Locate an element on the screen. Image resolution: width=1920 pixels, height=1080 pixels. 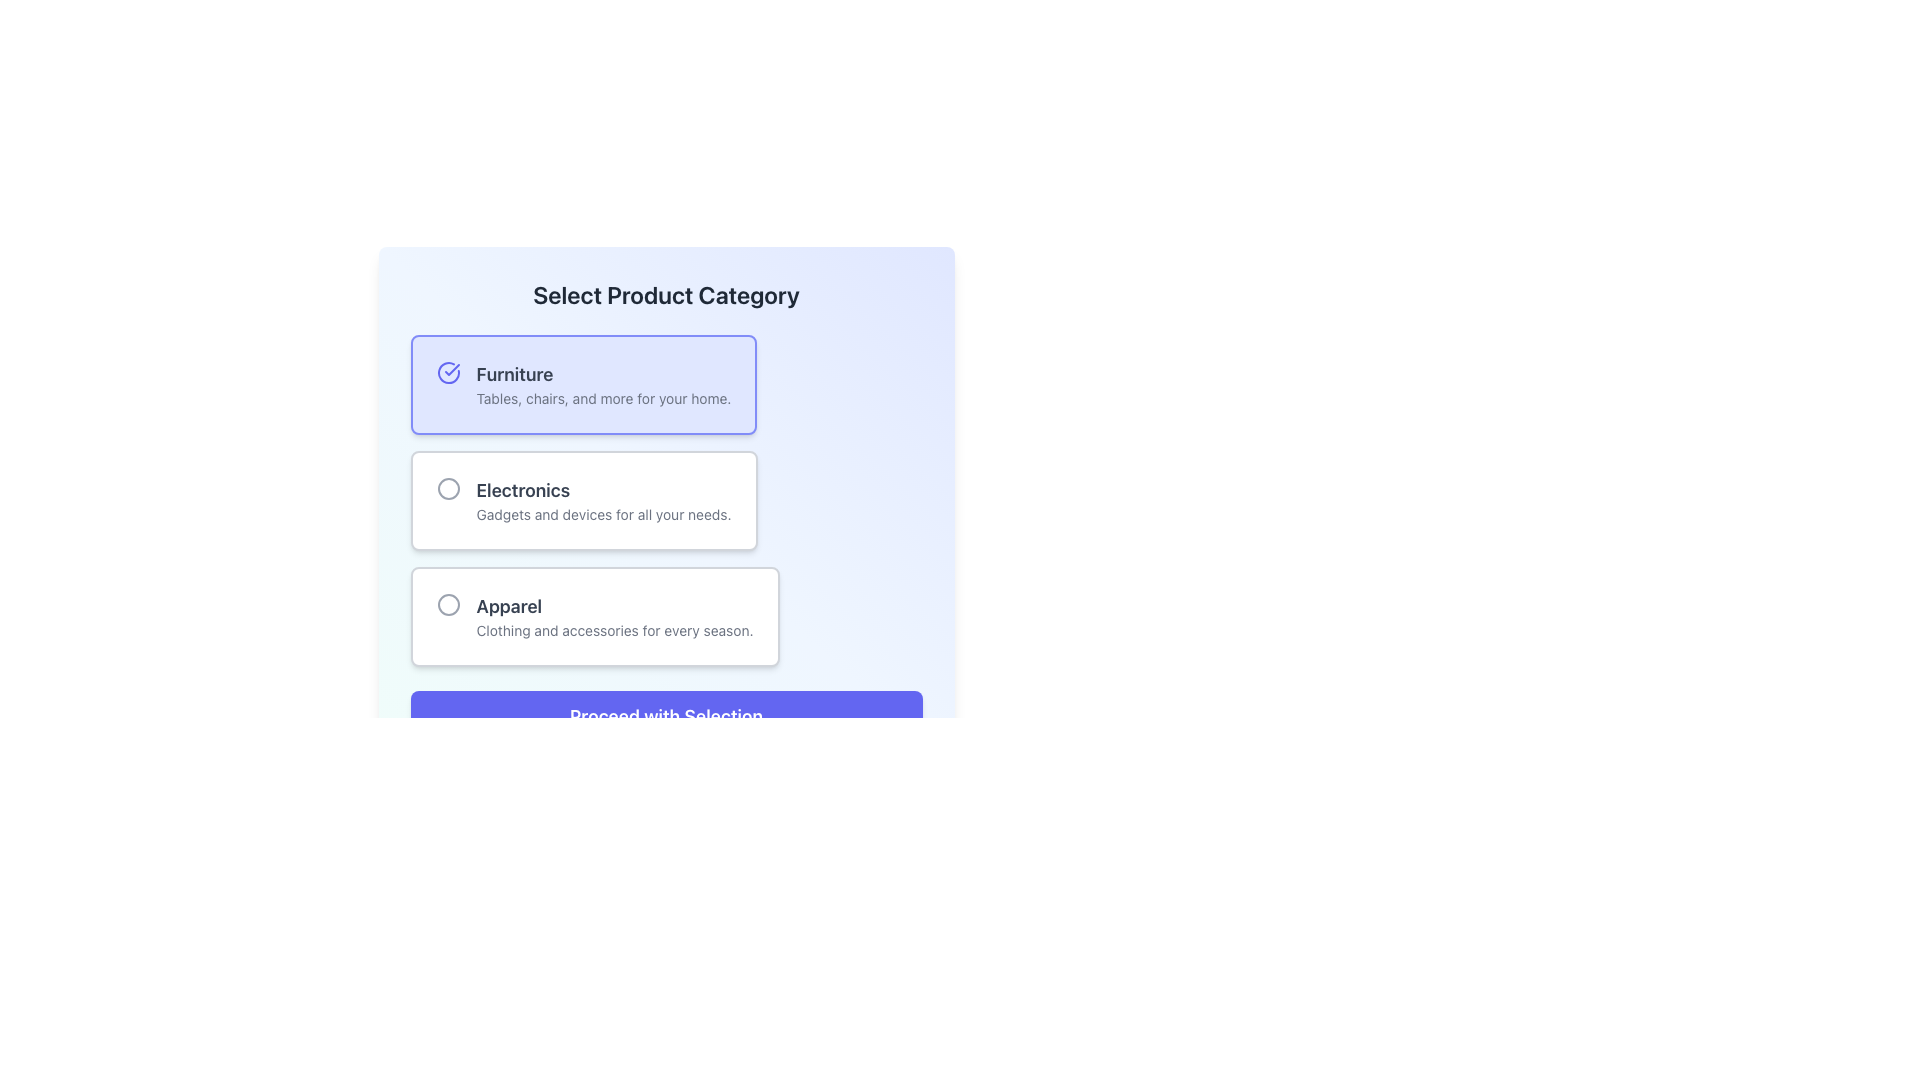
the descriptive text element located directly beneath the 'Furniture' heading, which provides additional information about the 'Furniture' category is located at coordinates (602, 398).